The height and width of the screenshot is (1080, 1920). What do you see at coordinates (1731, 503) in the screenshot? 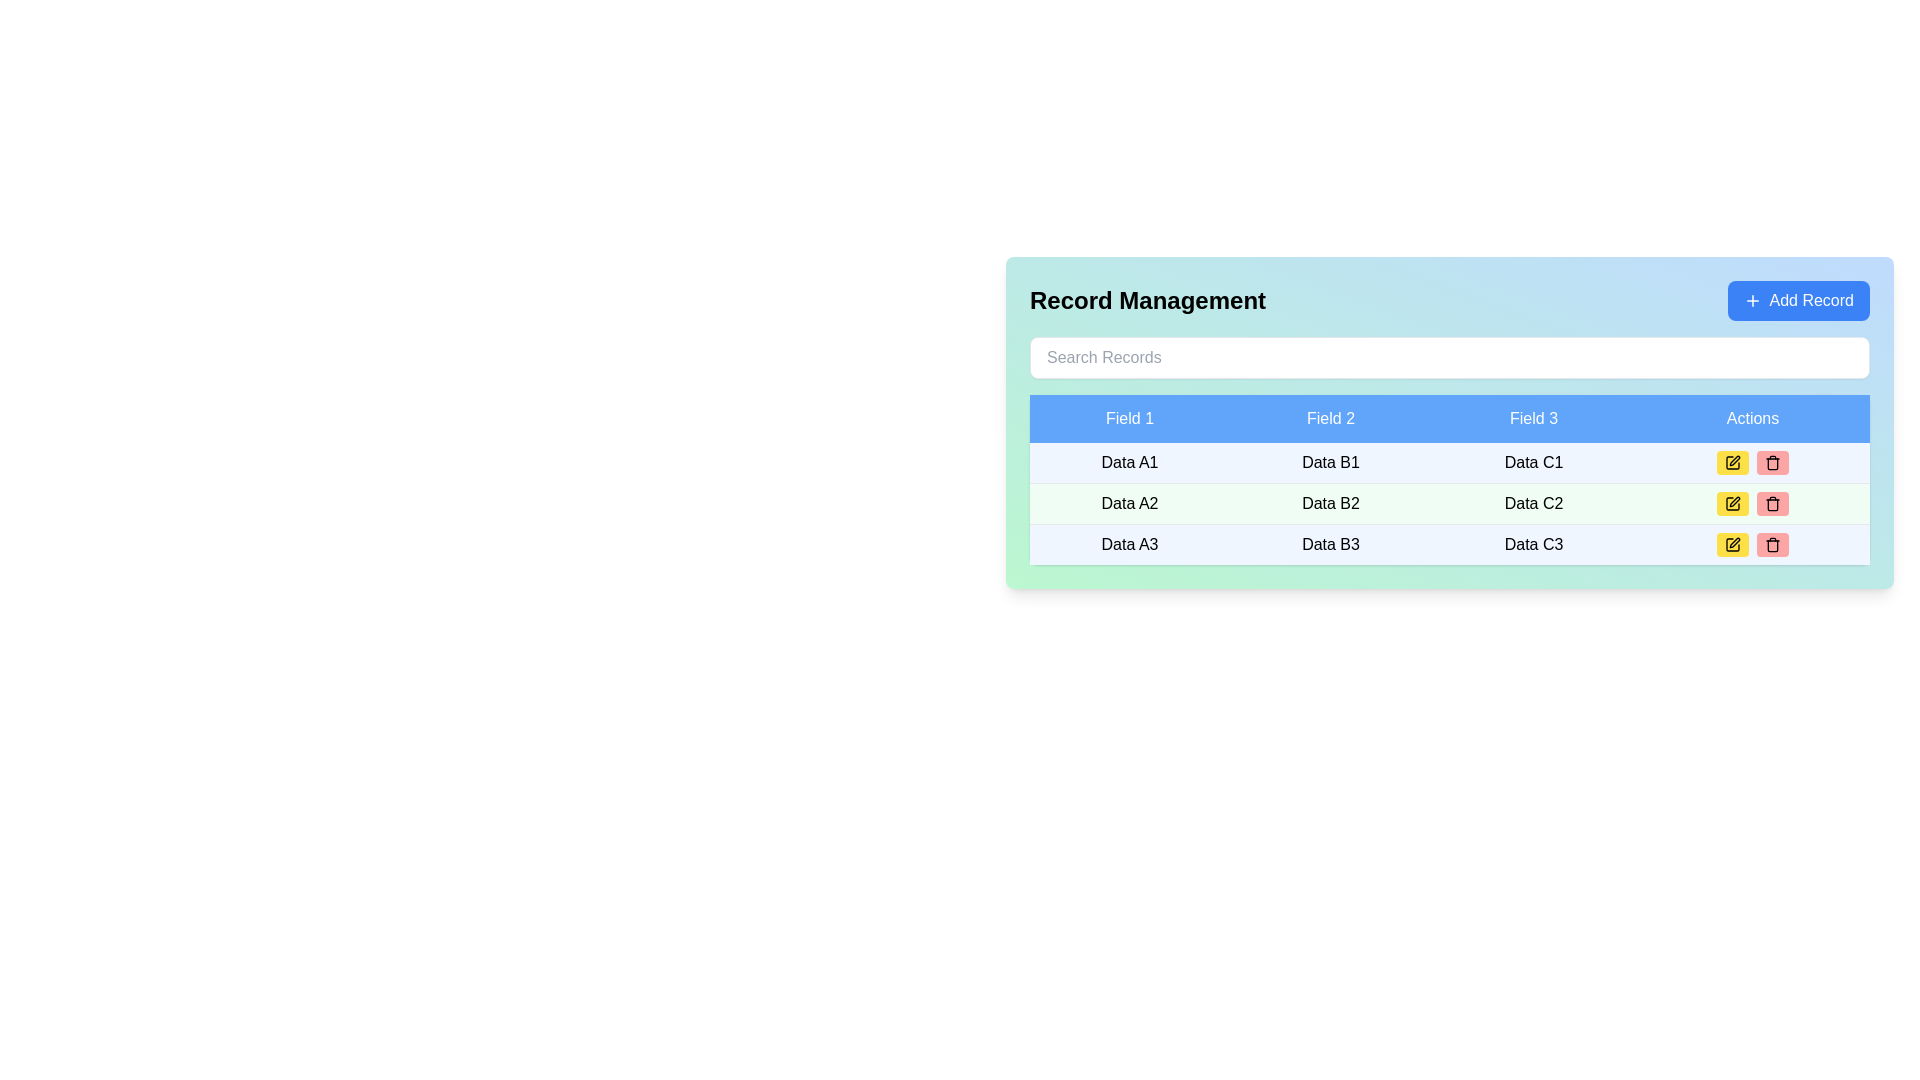
I see `the edit button located in the 'Actions' column of the second row of the table, which is to the left of the red trash bin icon` at bounding box center [1731, 503].